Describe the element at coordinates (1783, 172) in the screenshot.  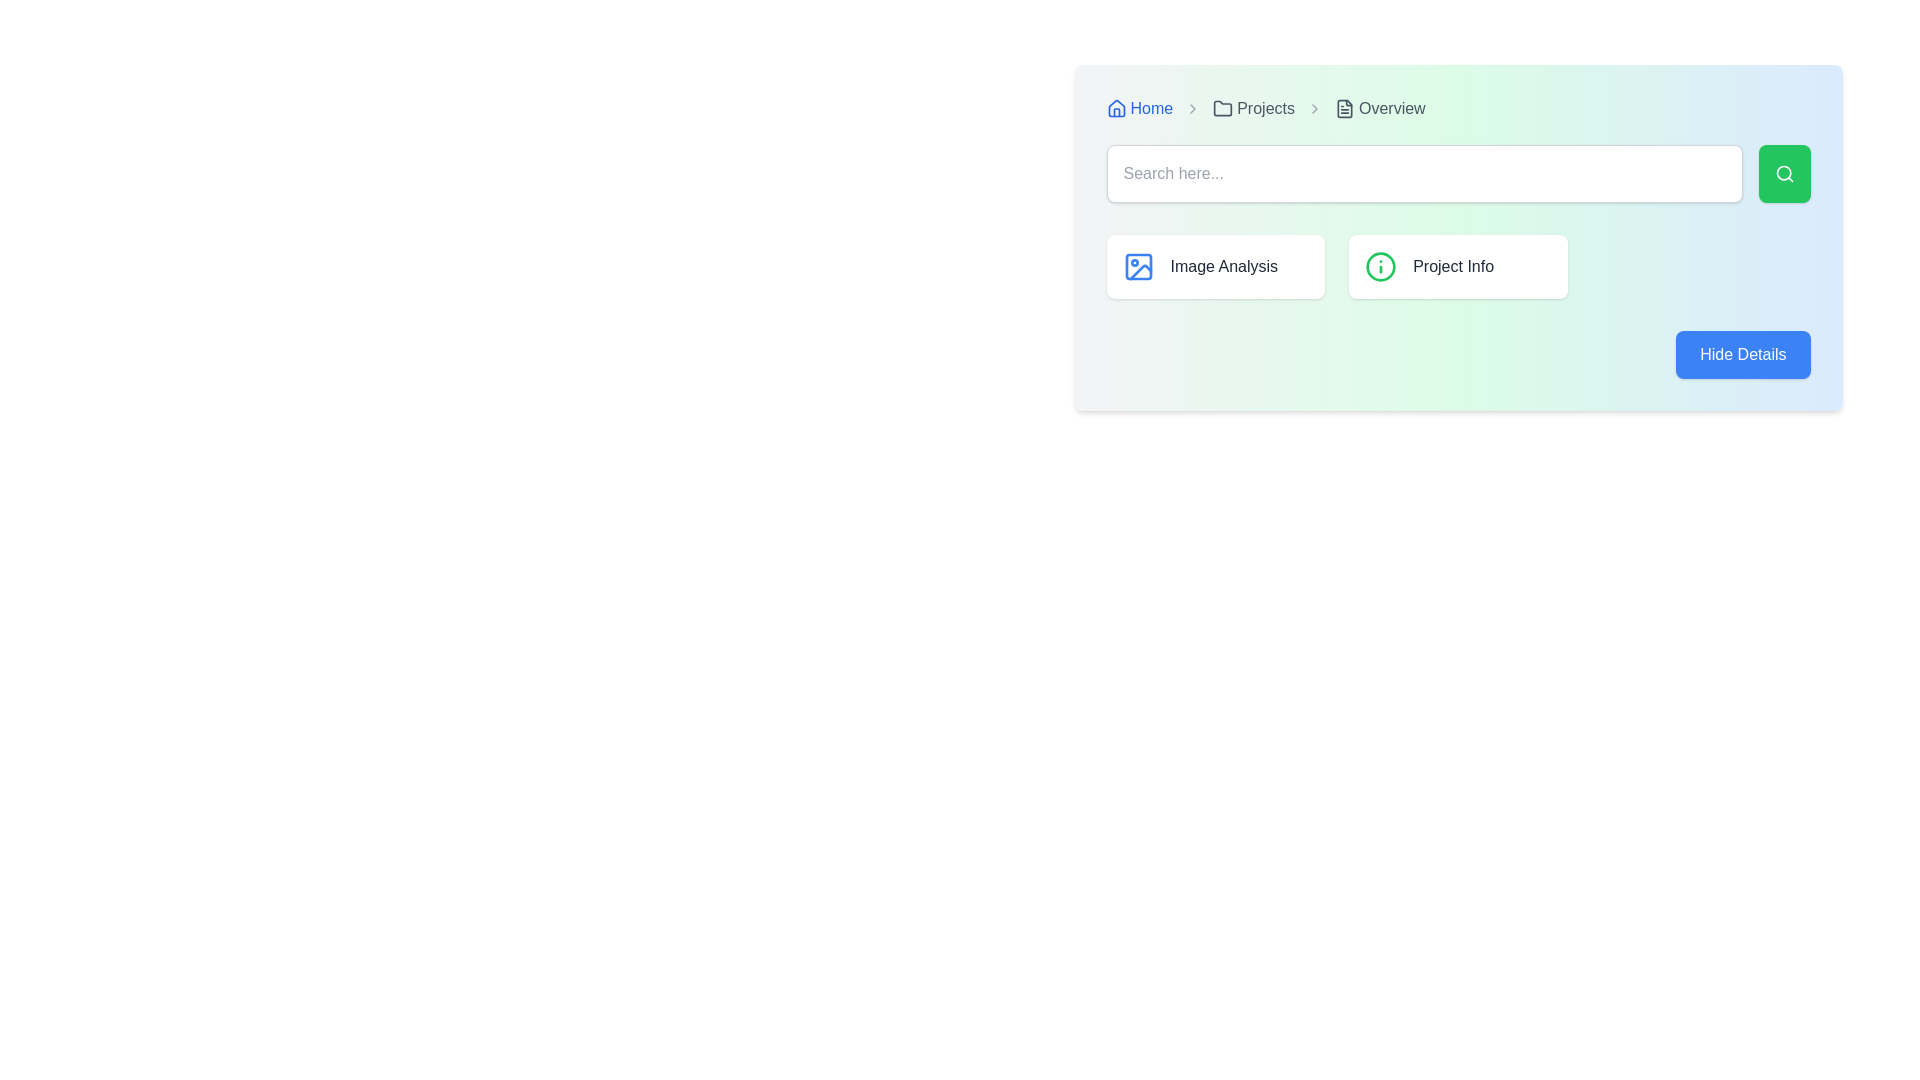
I see `the circular part of the magnifying glass icon, which serves as the lens, located to the right of the search bar` at that location.